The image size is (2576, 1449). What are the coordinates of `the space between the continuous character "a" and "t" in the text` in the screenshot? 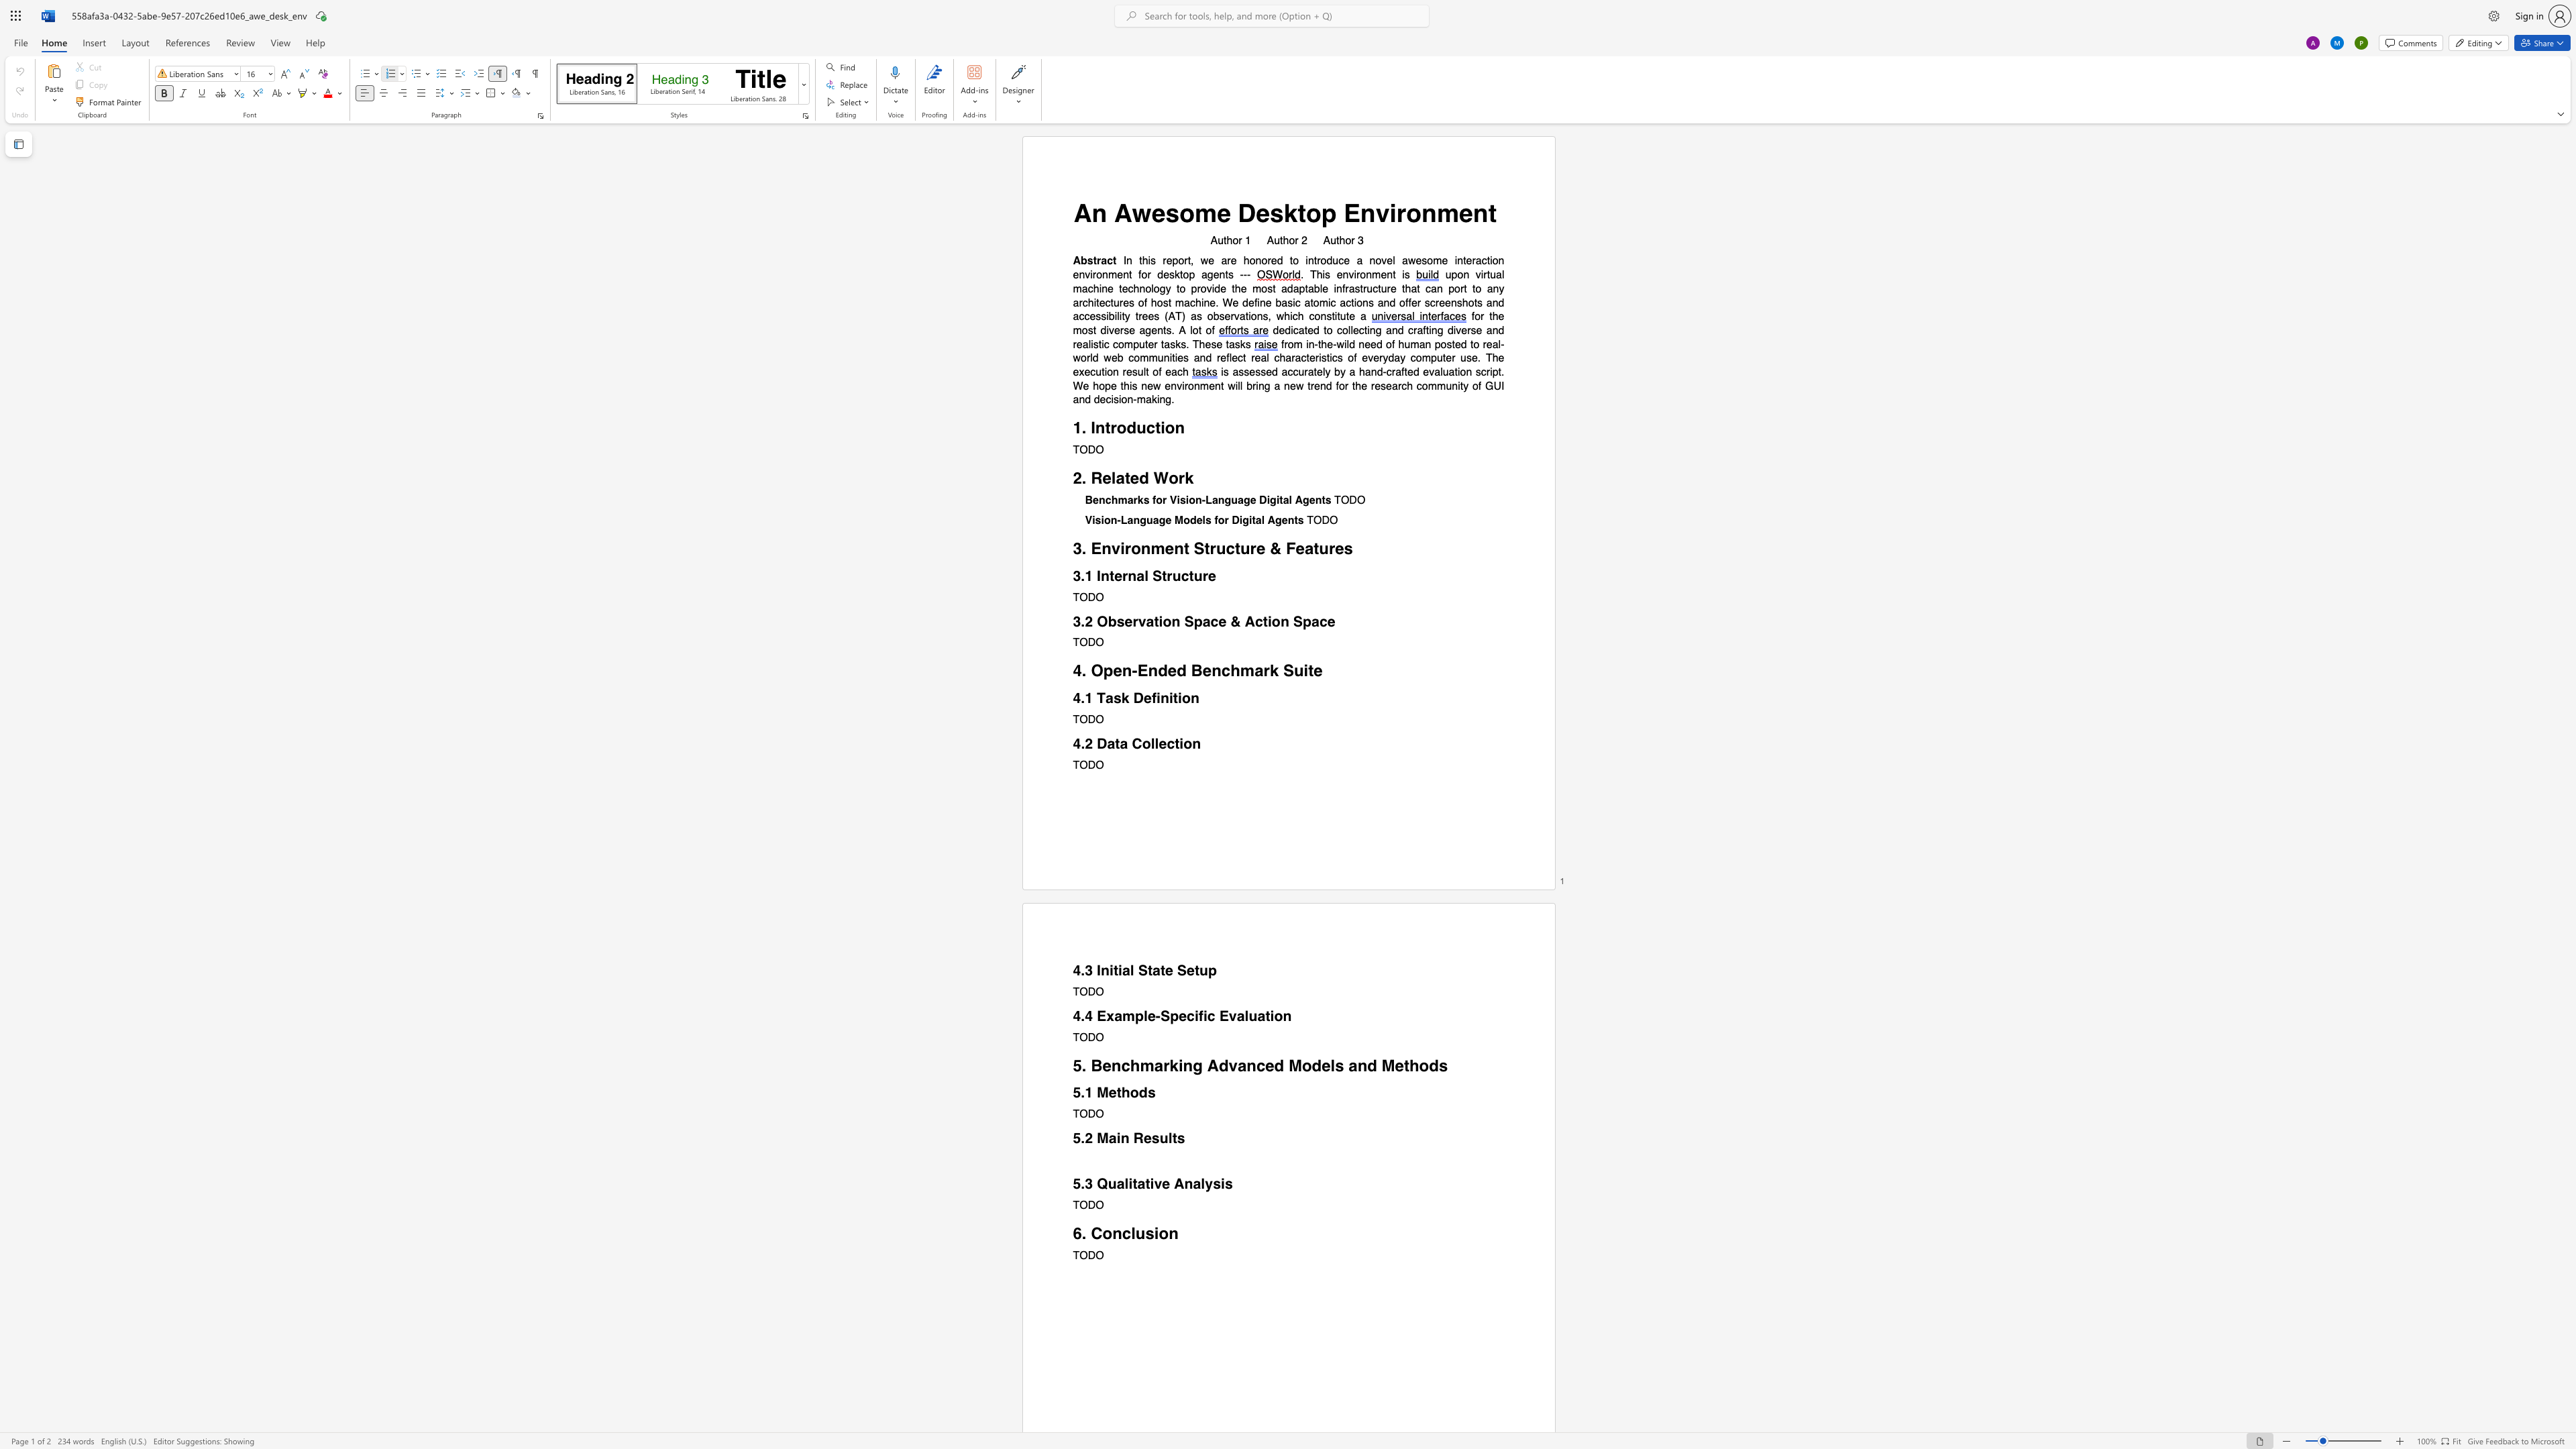 It's located at (1114, 742).